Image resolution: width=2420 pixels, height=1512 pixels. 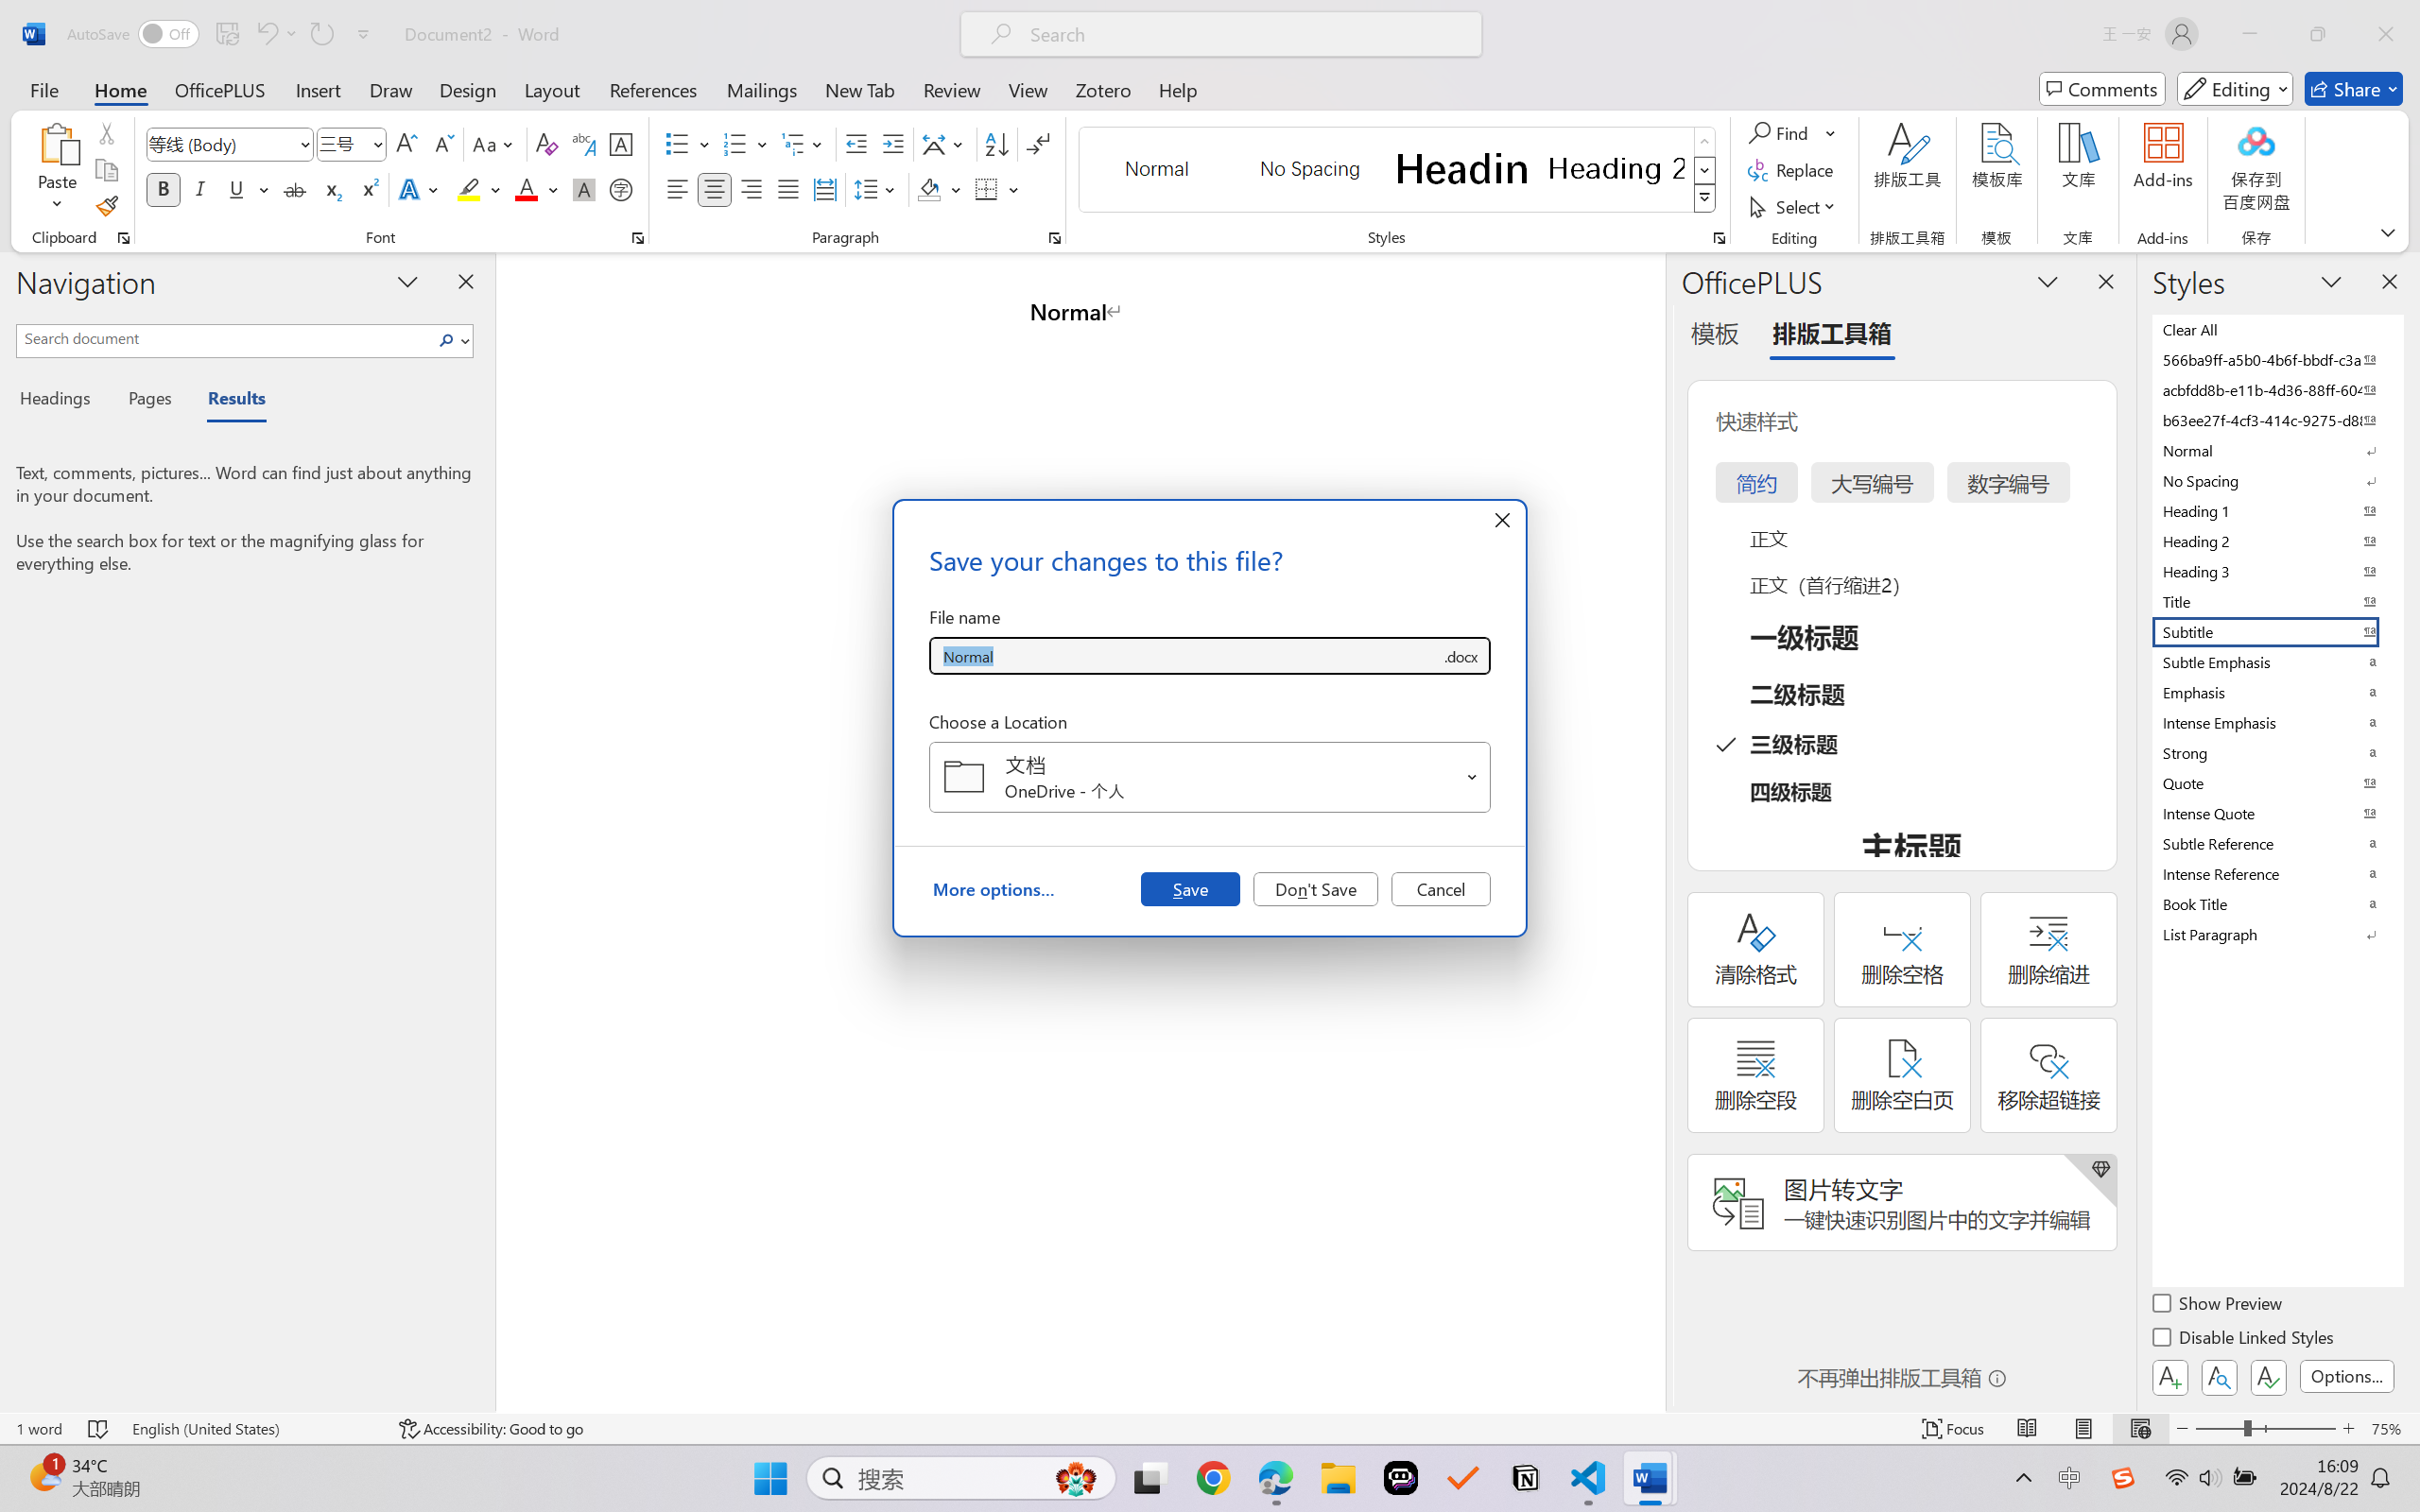 I want to click on 'Font', so click(x=230, y=144).